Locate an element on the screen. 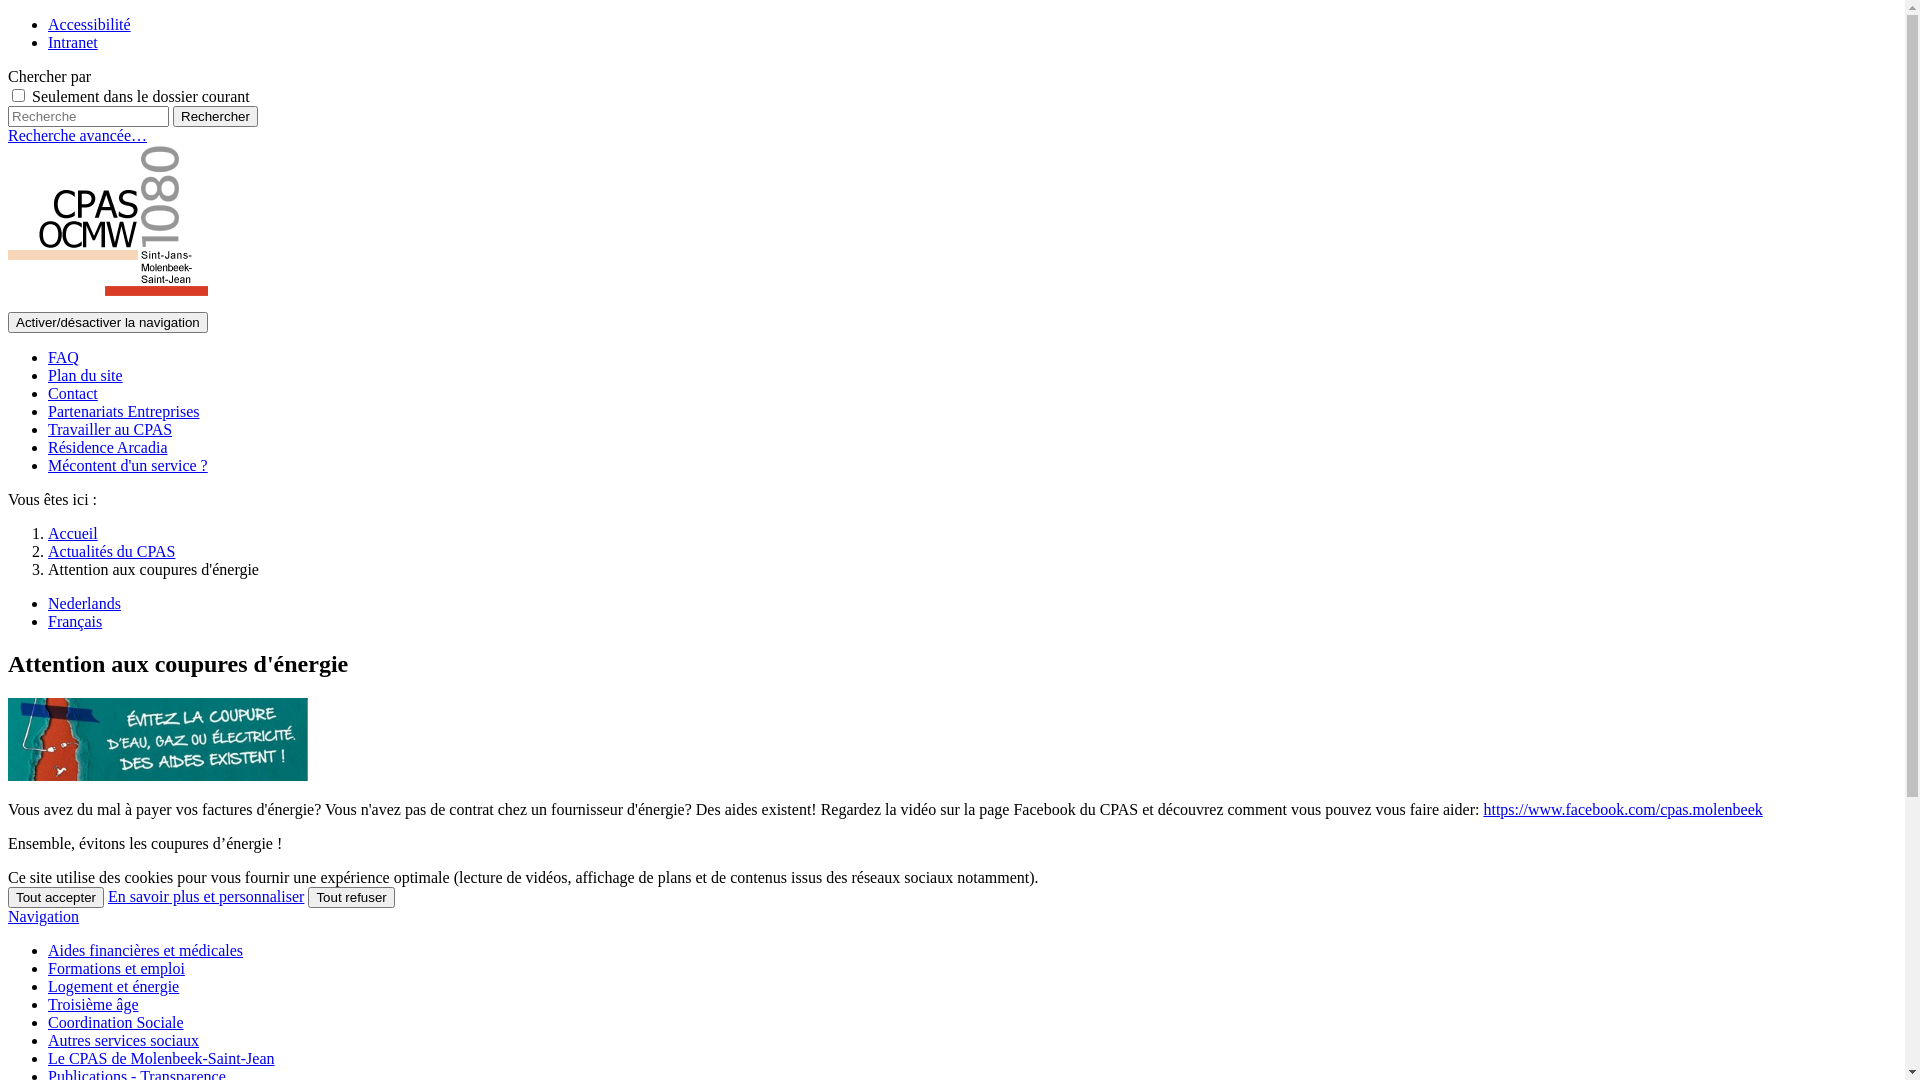  'https://www.facebook.com/cpas.molenbeek' is located at coordinates (1483, 808).